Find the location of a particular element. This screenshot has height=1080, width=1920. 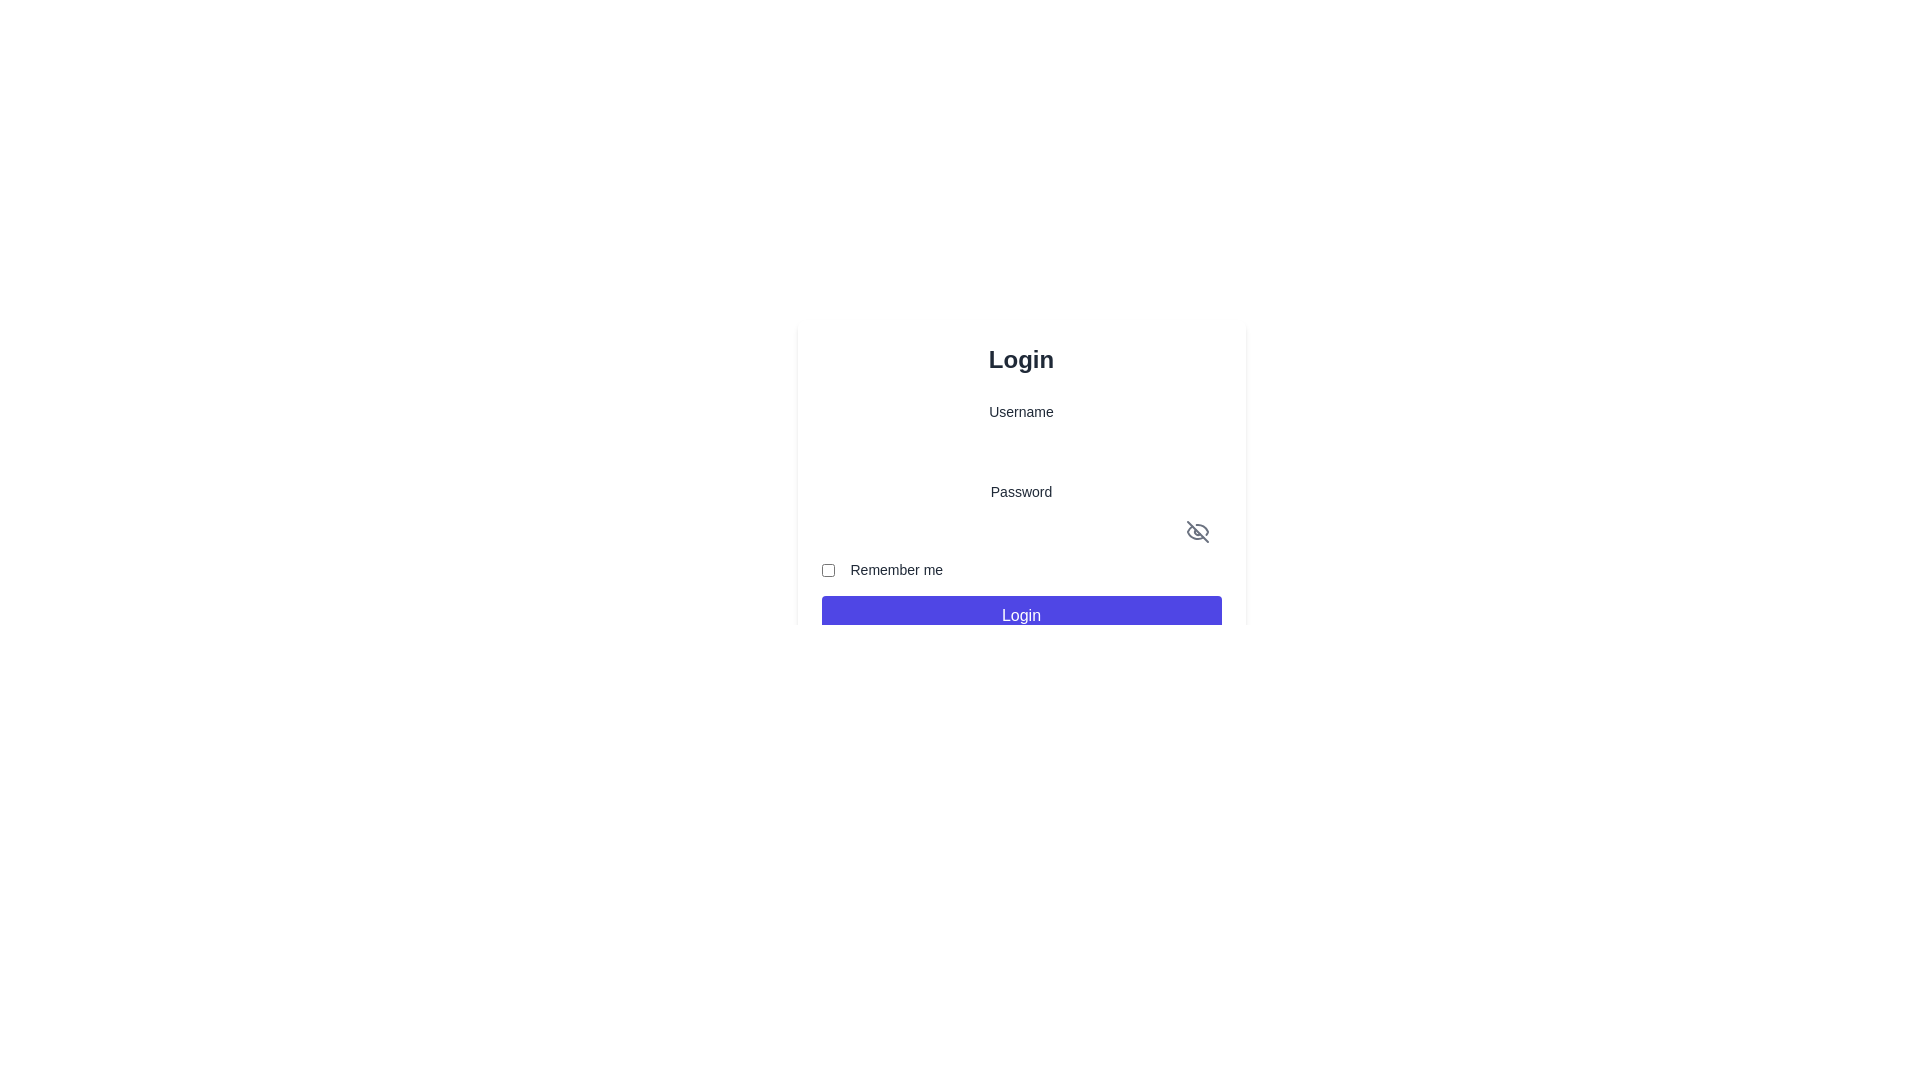

the 'Login' button, which is a horizontally stretched button with rounded corners, vibrant indigo background, and white text is located at coordinates (1021, 615).